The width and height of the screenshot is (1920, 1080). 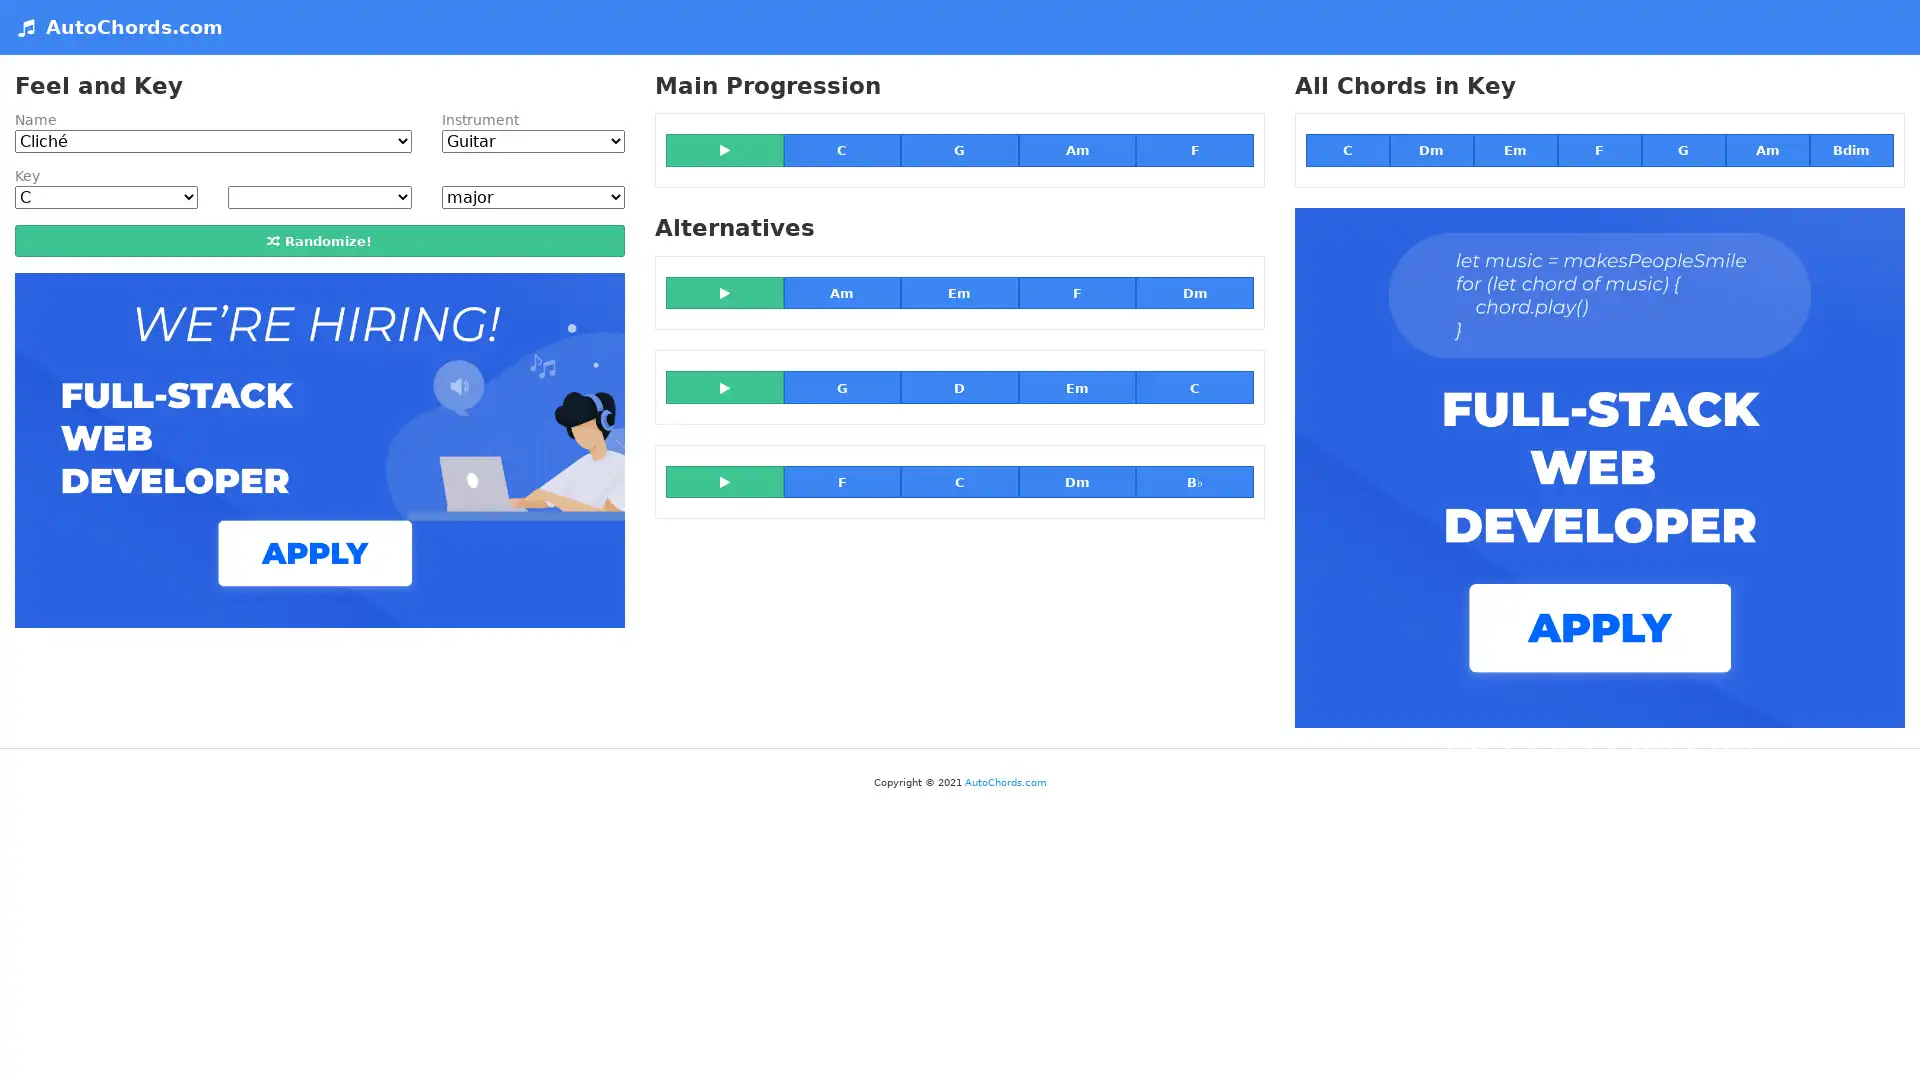 What do you see at coordinates (1194, 386) in the screenshot?
I see `C` at bounding box center [1194, 386].